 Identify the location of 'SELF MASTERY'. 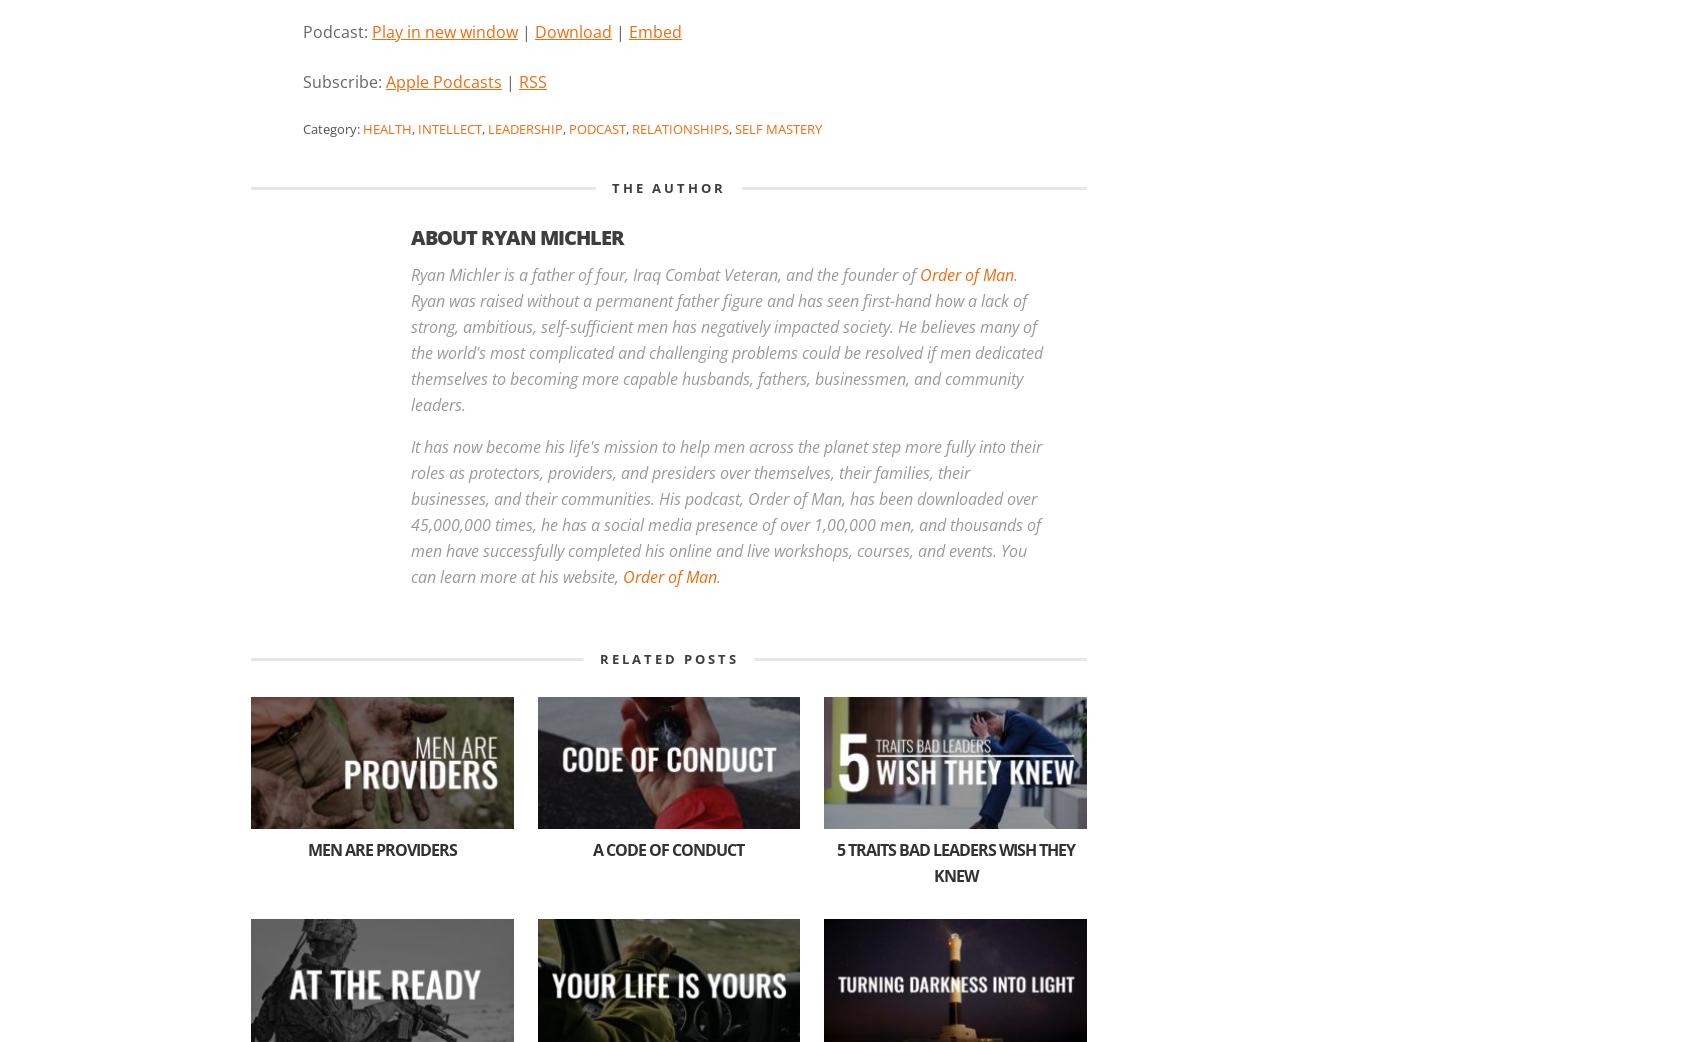
(733, 127).